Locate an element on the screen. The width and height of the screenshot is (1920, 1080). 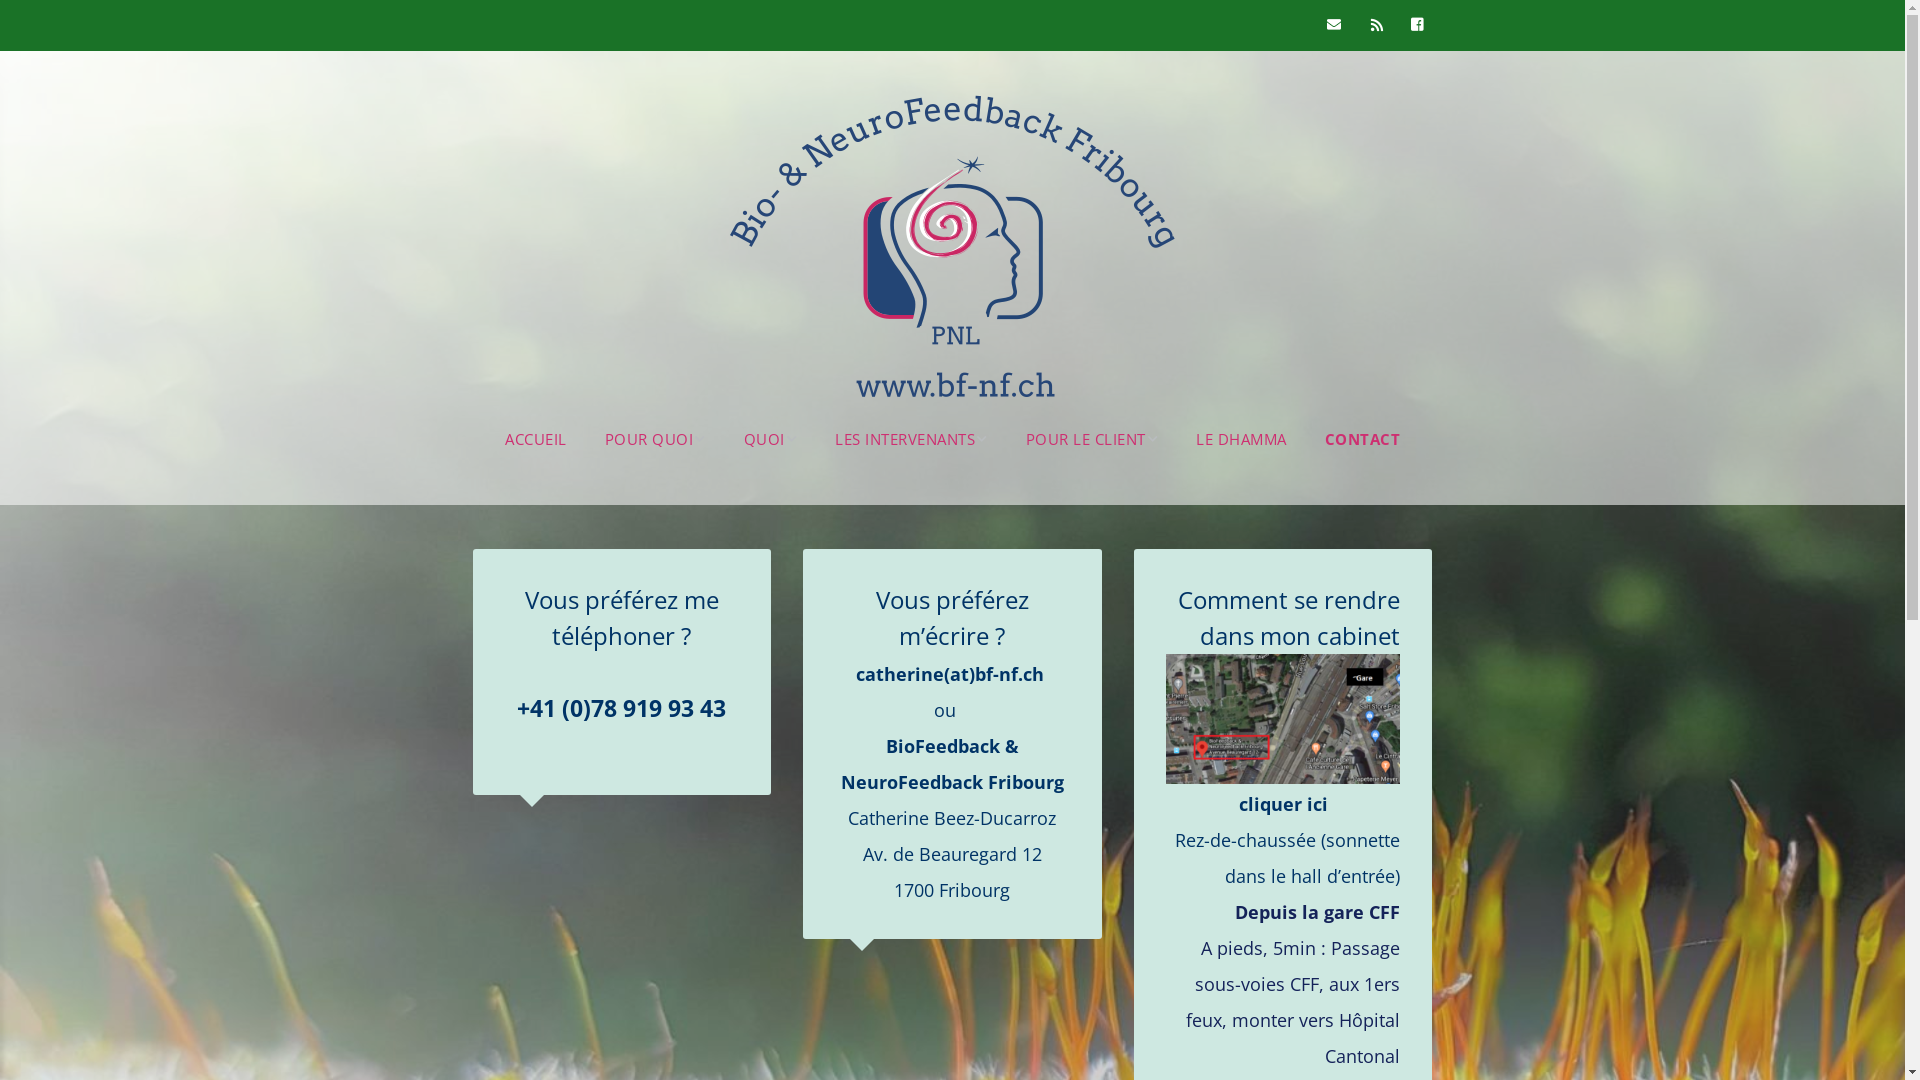
'ACCUEIL' is located at coordinates (536, 438).